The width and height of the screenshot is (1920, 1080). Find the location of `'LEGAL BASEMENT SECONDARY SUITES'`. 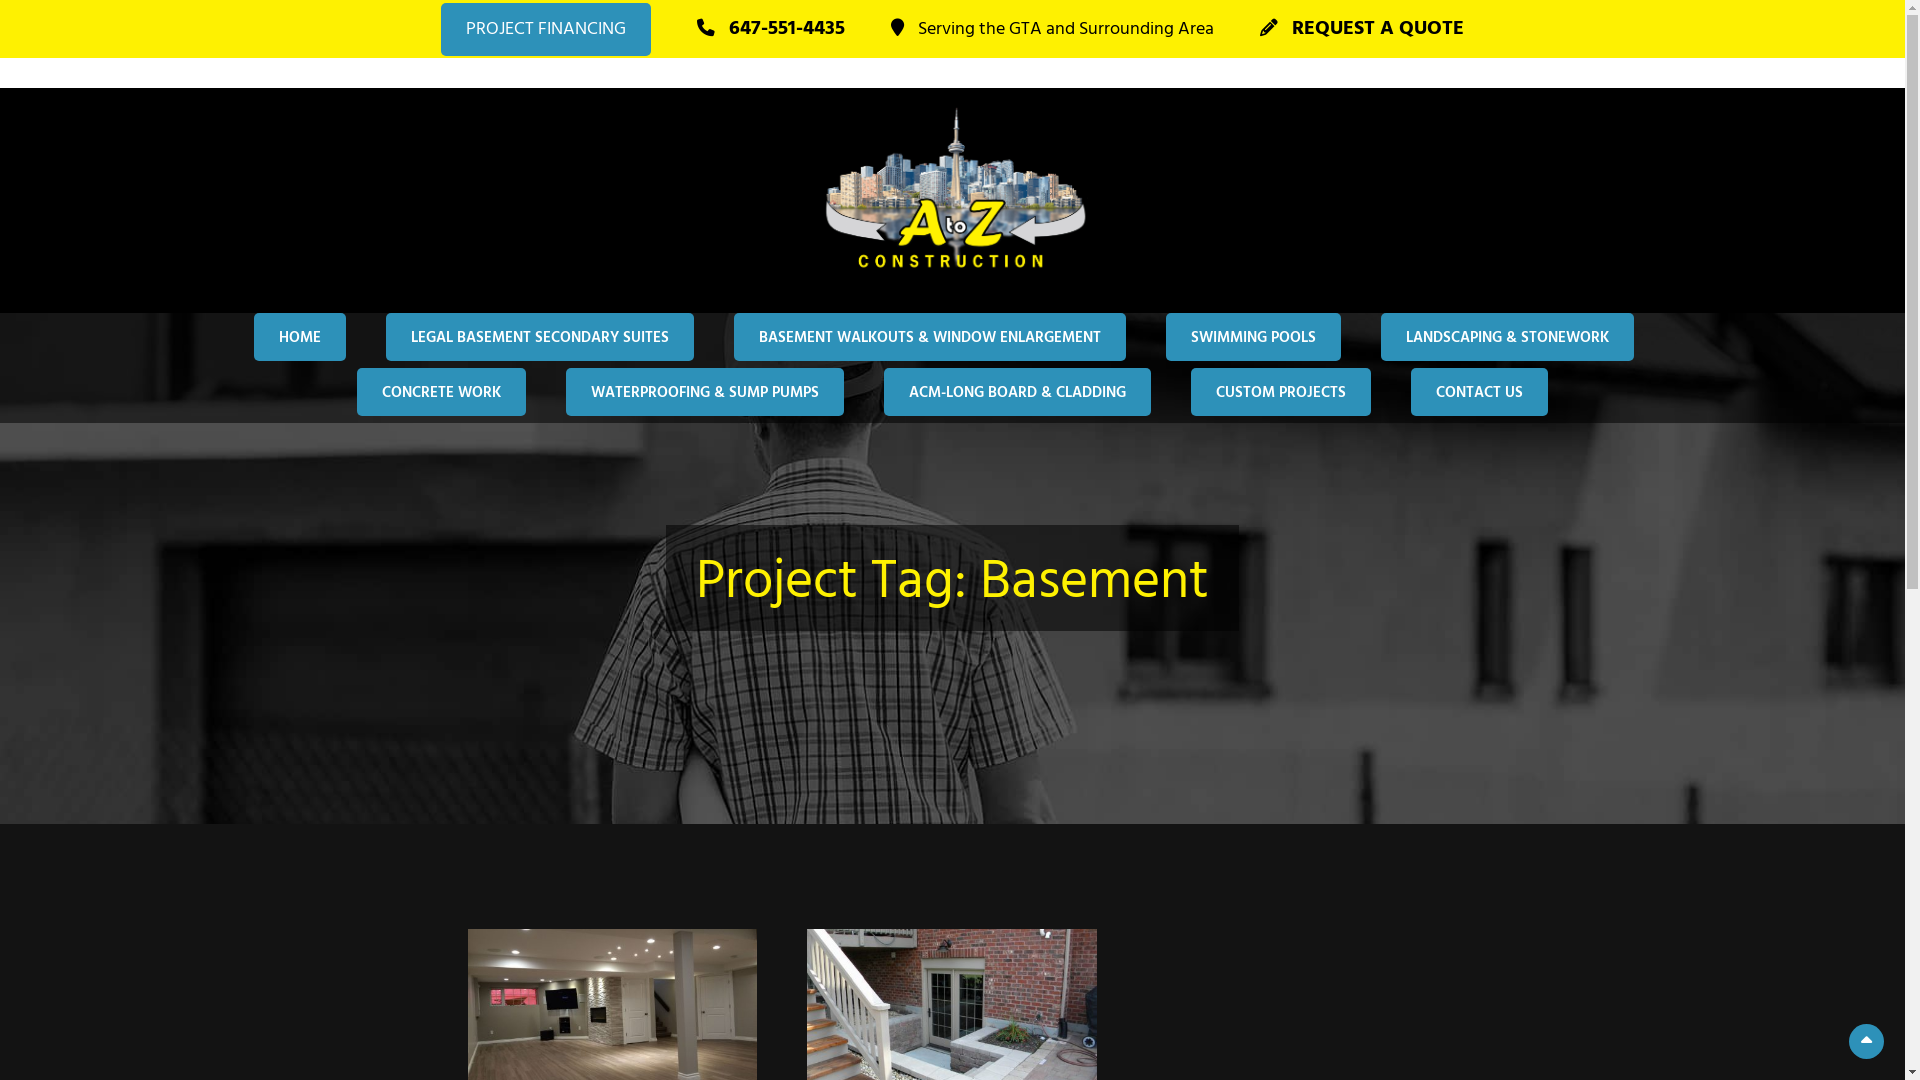

'LEGAL BASEMENT SECONDARY SUITES' is located at coordinates (539, 334).